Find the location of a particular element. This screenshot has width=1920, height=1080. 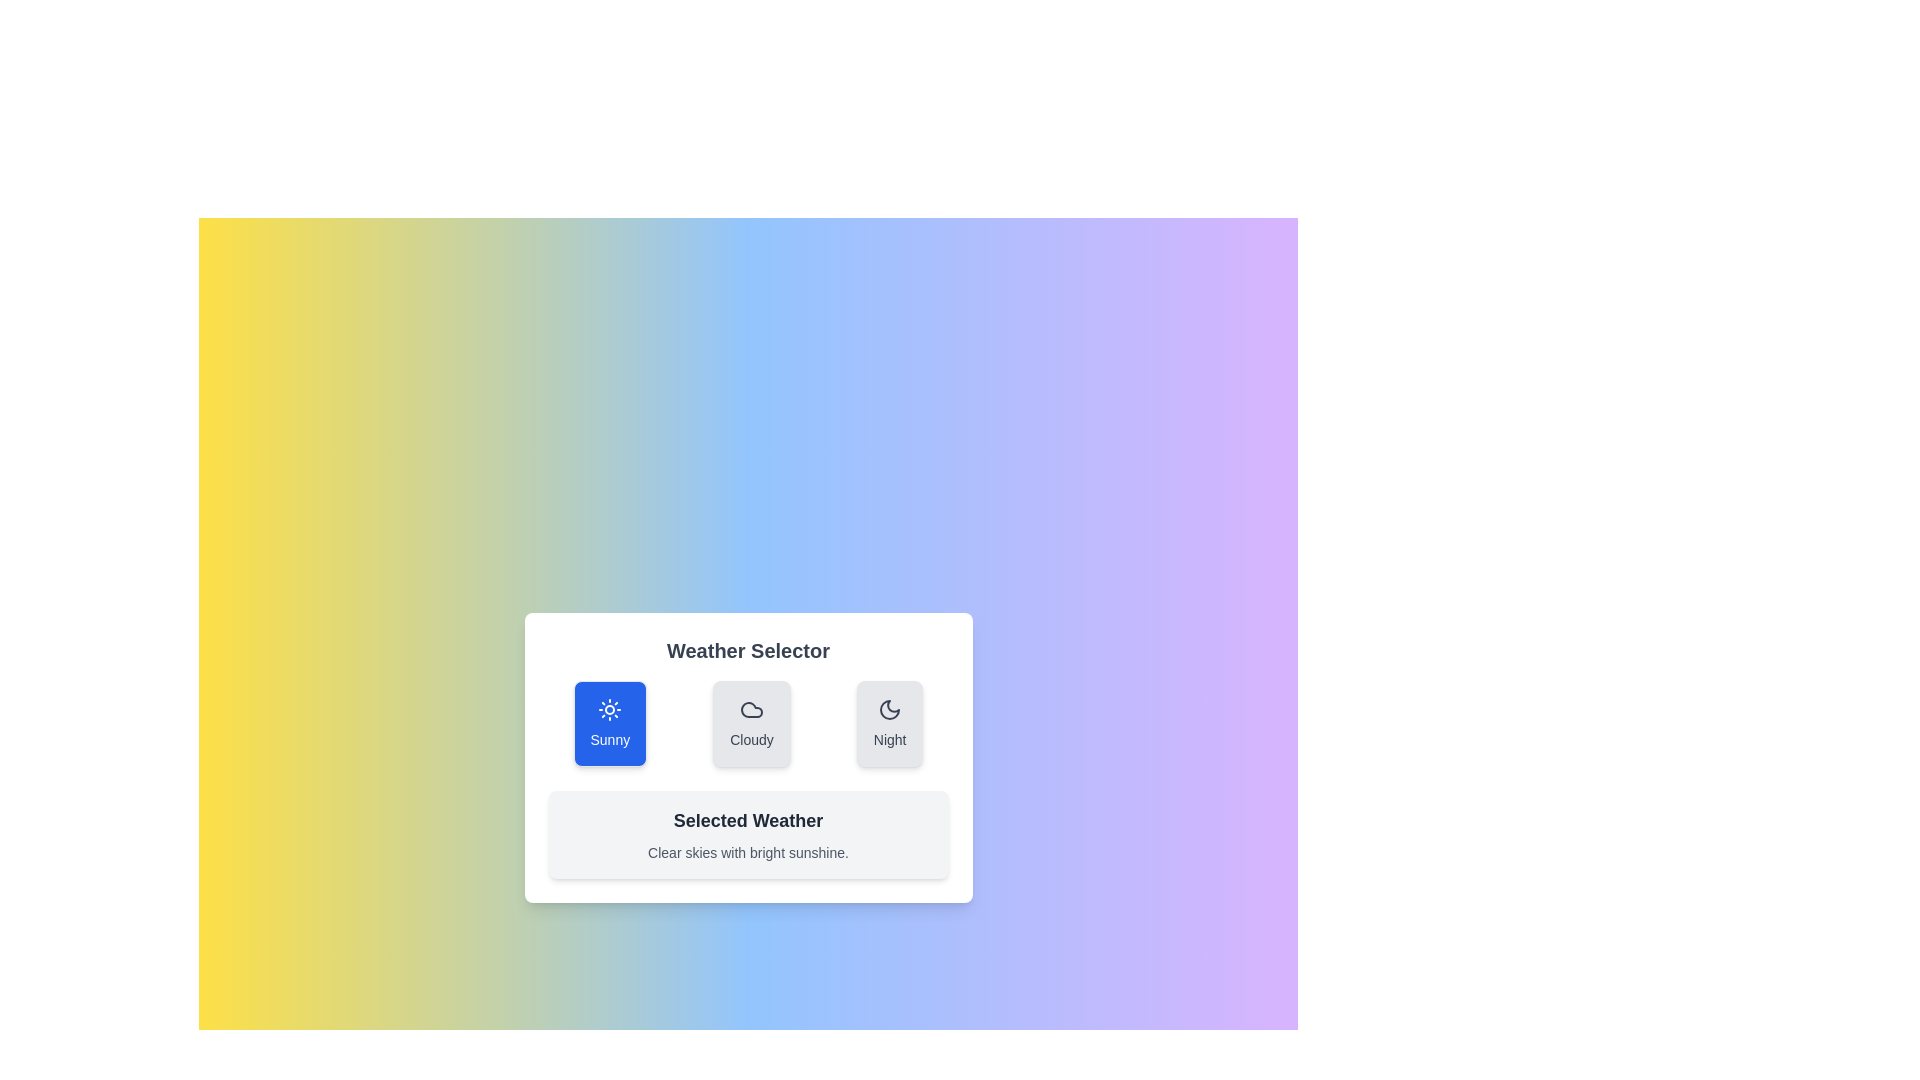

detailed weather information displayed at the bottom of the 'Weather Selector' card, below the interactive buttons labeled 'Sunny,' 'Cloudy,' and 'Night.' is located at coordinates (747, 834).